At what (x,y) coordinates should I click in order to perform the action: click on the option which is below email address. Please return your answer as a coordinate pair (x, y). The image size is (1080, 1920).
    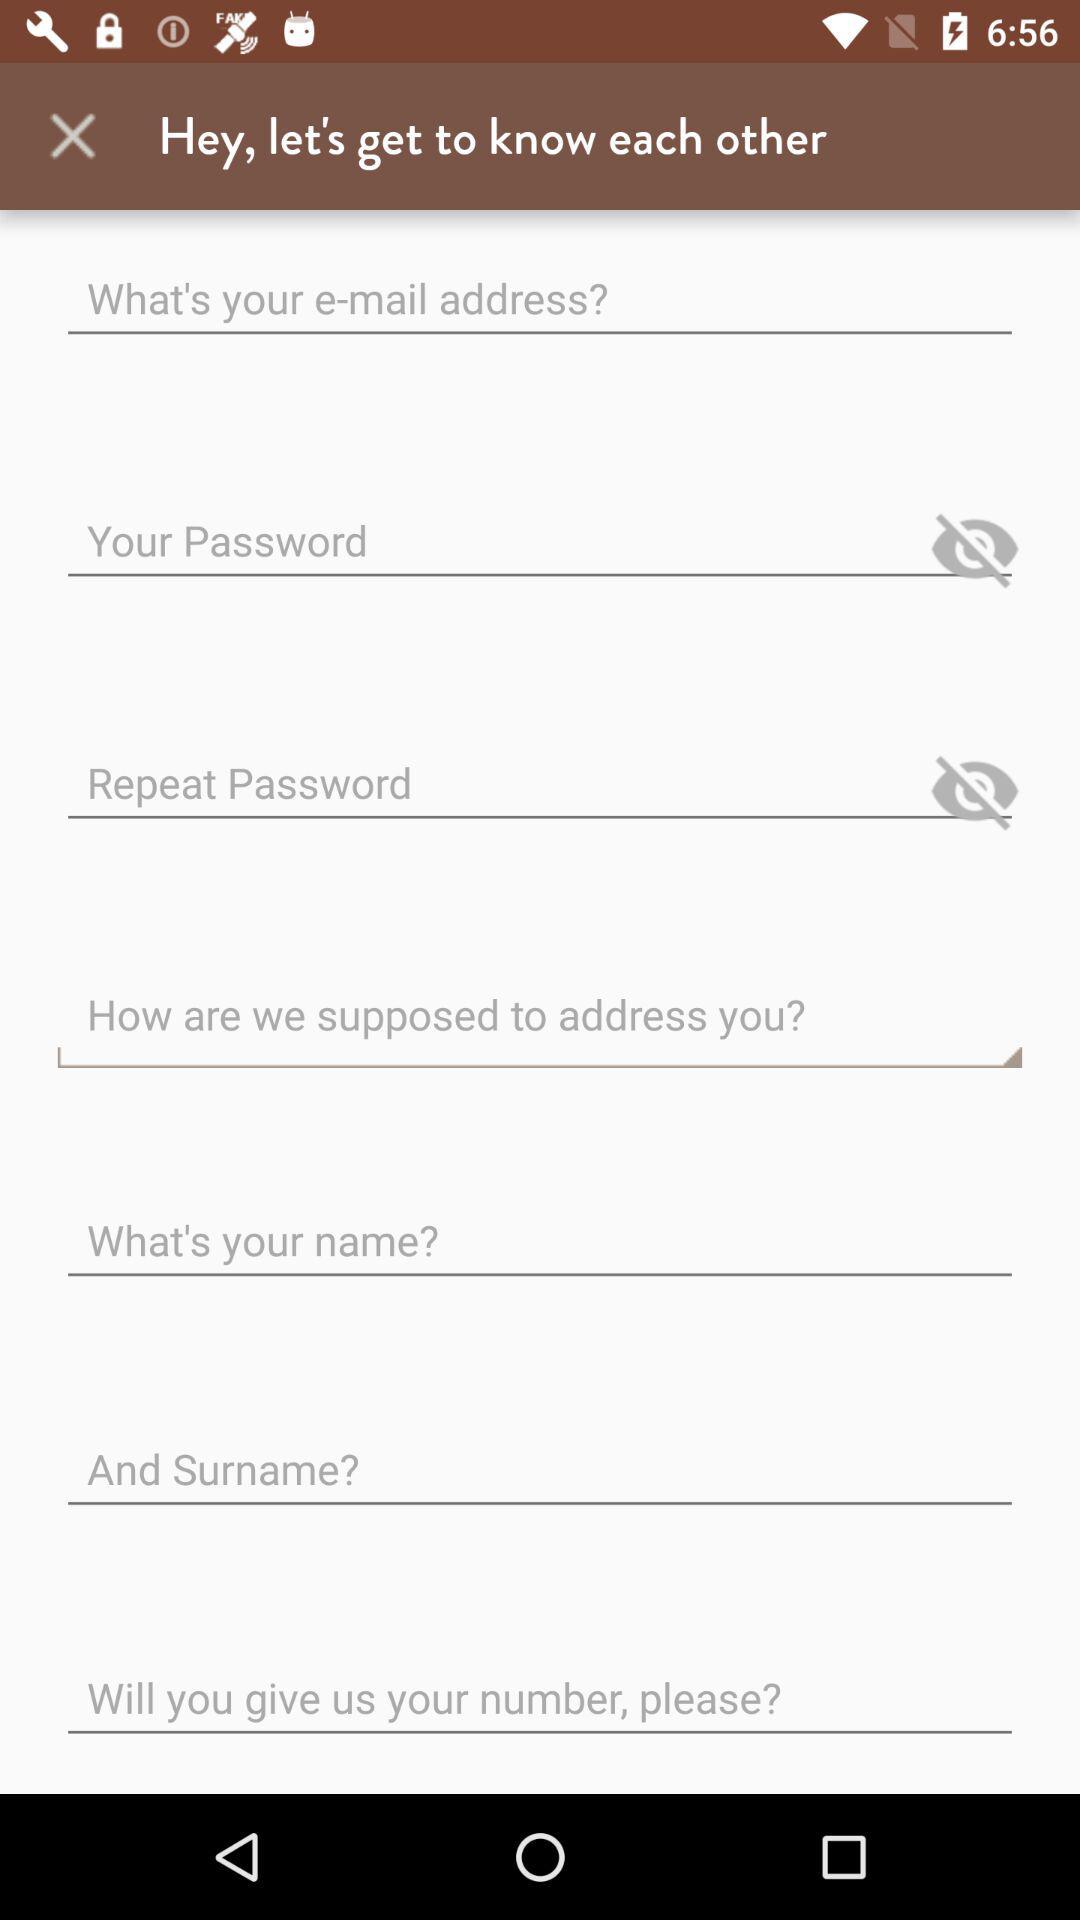
    Looking at the image, I should click on (540, 524).